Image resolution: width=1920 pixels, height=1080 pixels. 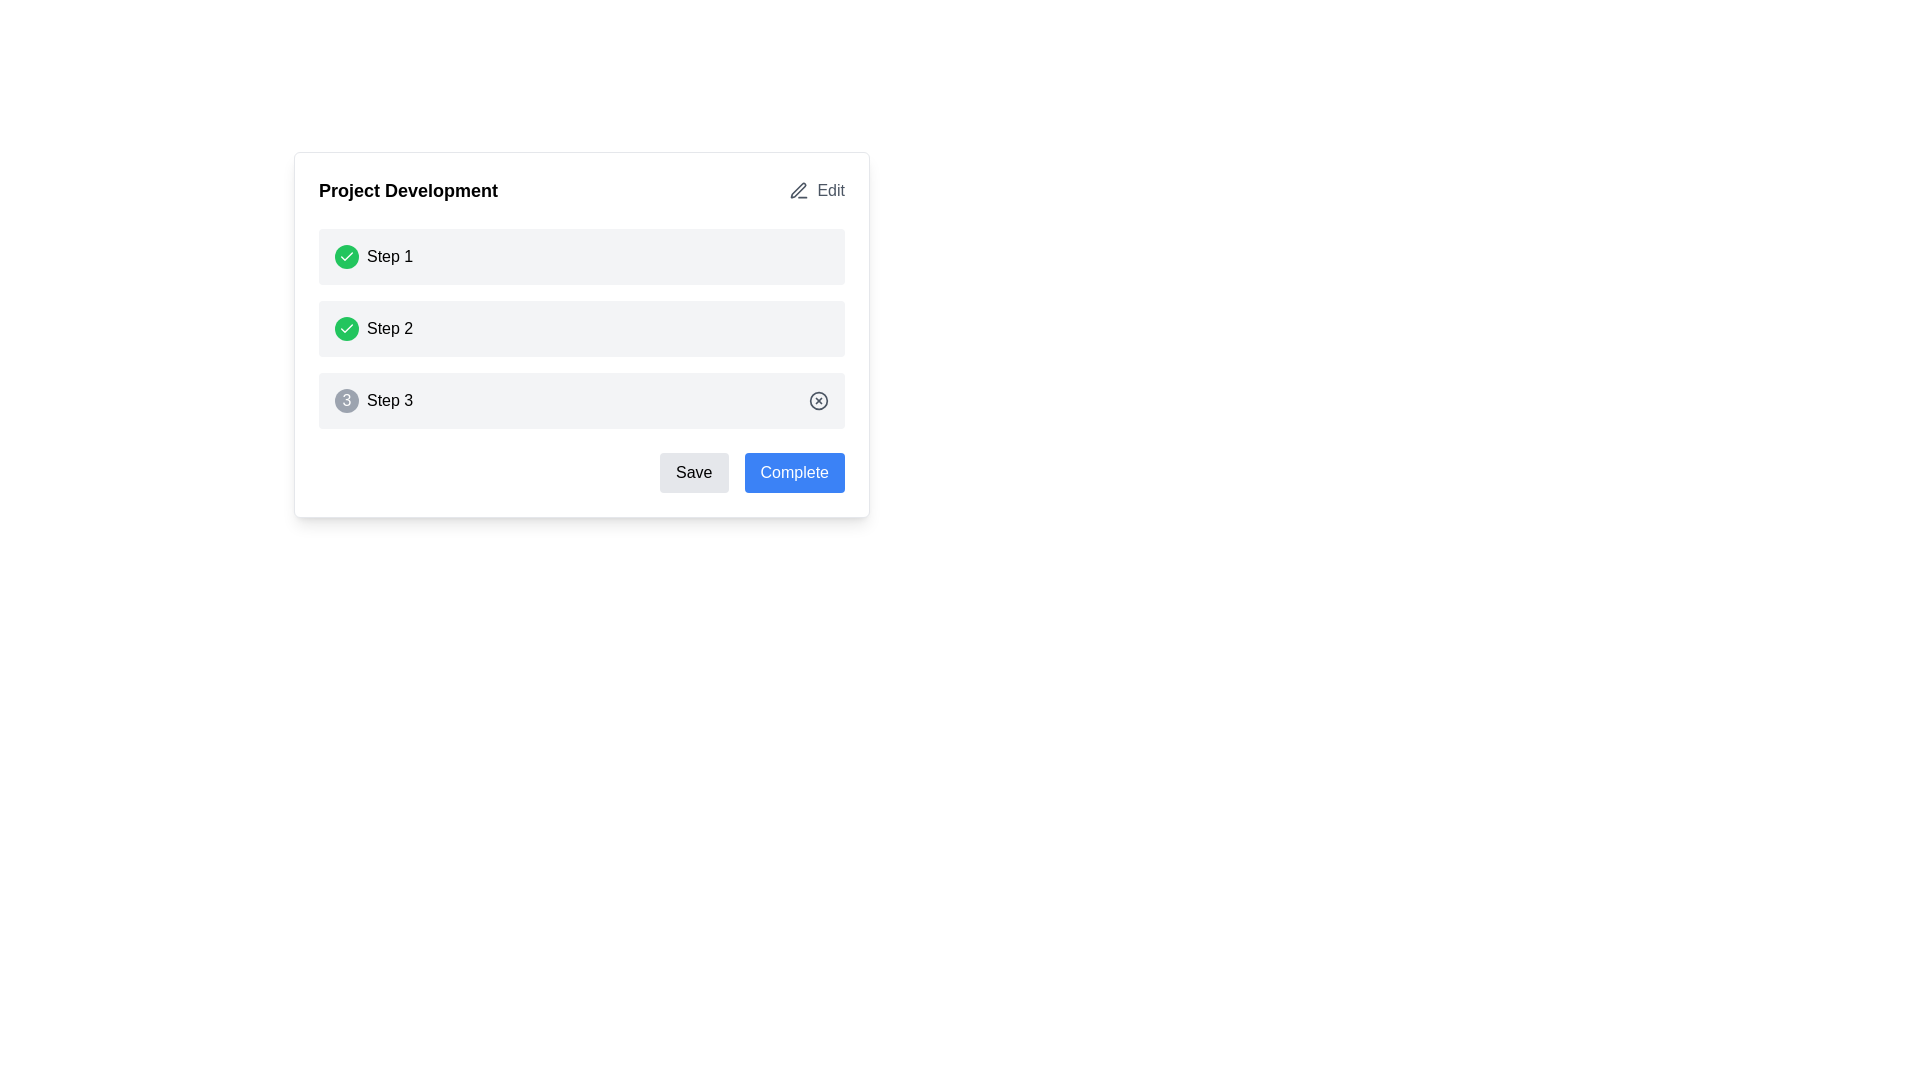 I want to click on the third step indicator in the vertical sequence of step indicators located on the left side of the interface, so click(x=374, y=401).